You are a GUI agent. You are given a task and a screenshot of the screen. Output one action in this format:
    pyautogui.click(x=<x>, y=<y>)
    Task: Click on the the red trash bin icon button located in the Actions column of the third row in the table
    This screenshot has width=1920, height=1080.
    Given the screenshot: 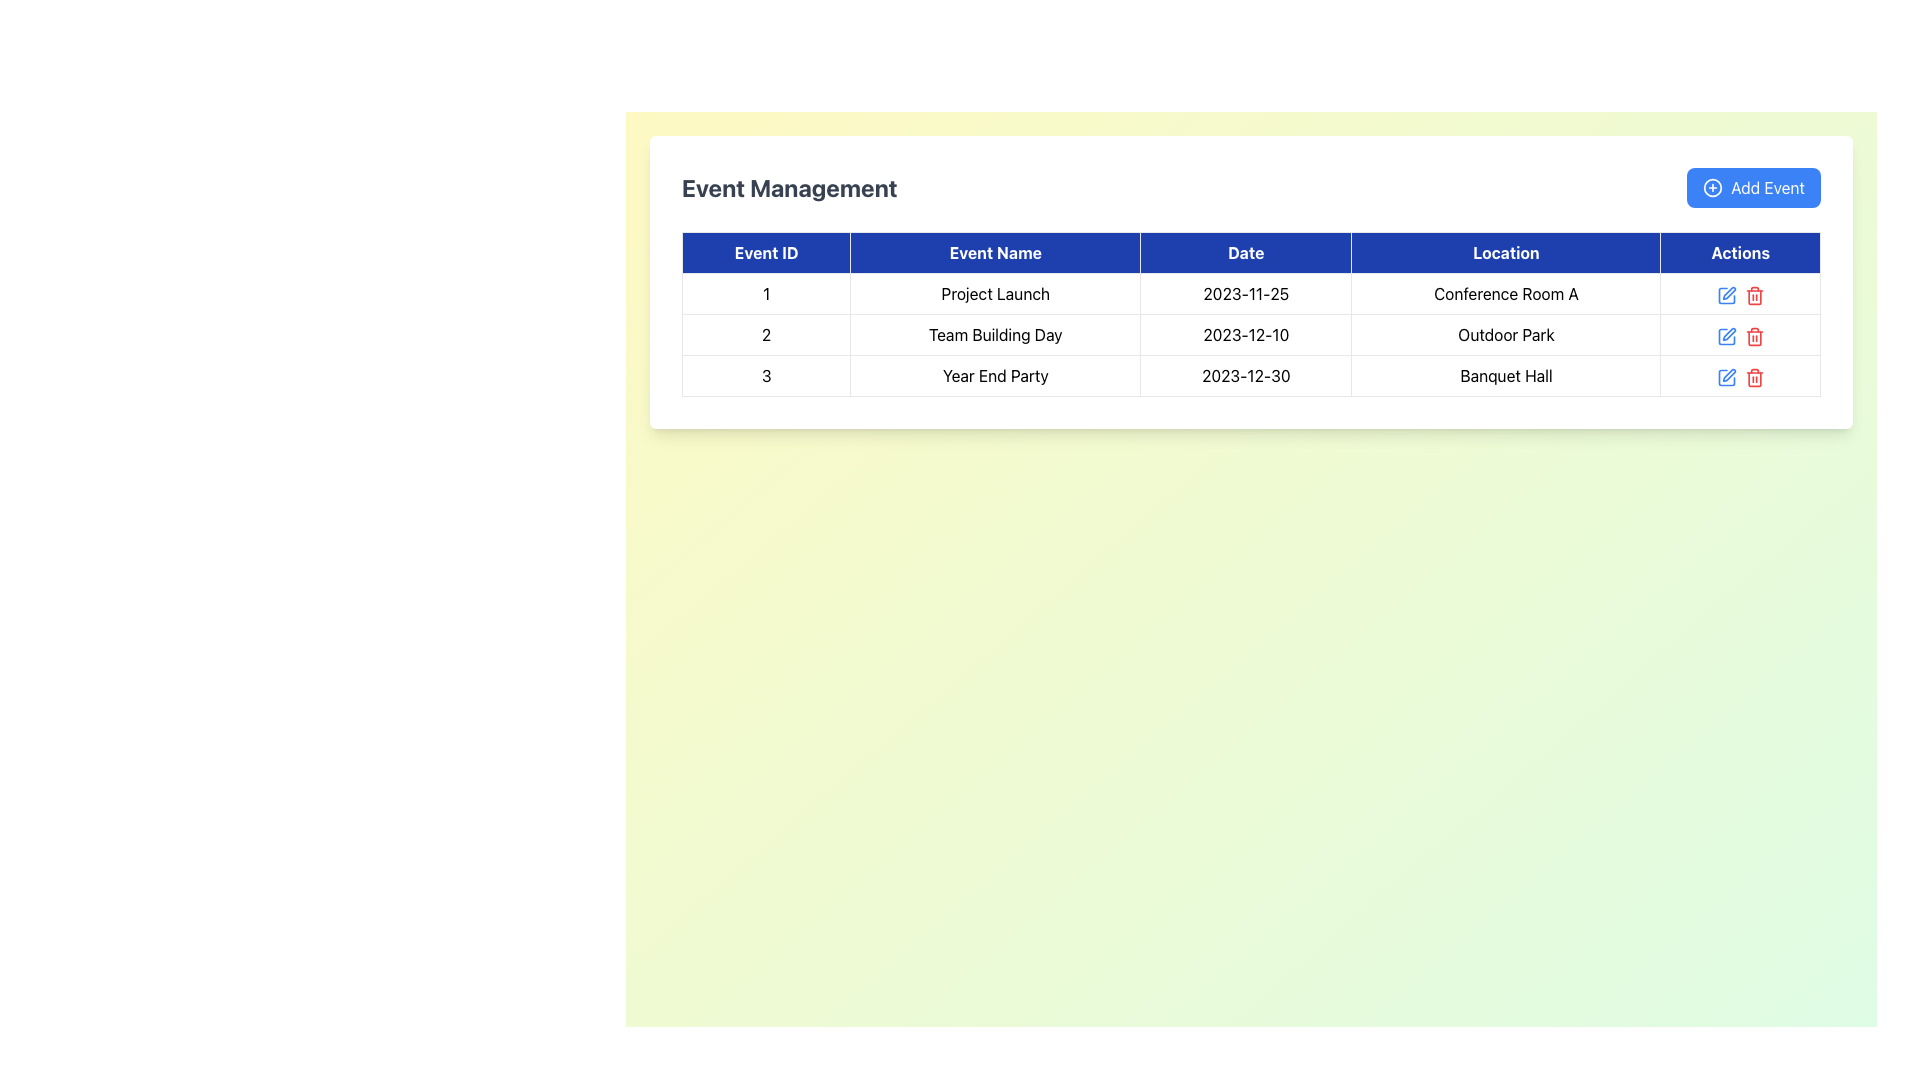 What is the action you would take?
    pyautogui.click(x=1753, y=377)
    